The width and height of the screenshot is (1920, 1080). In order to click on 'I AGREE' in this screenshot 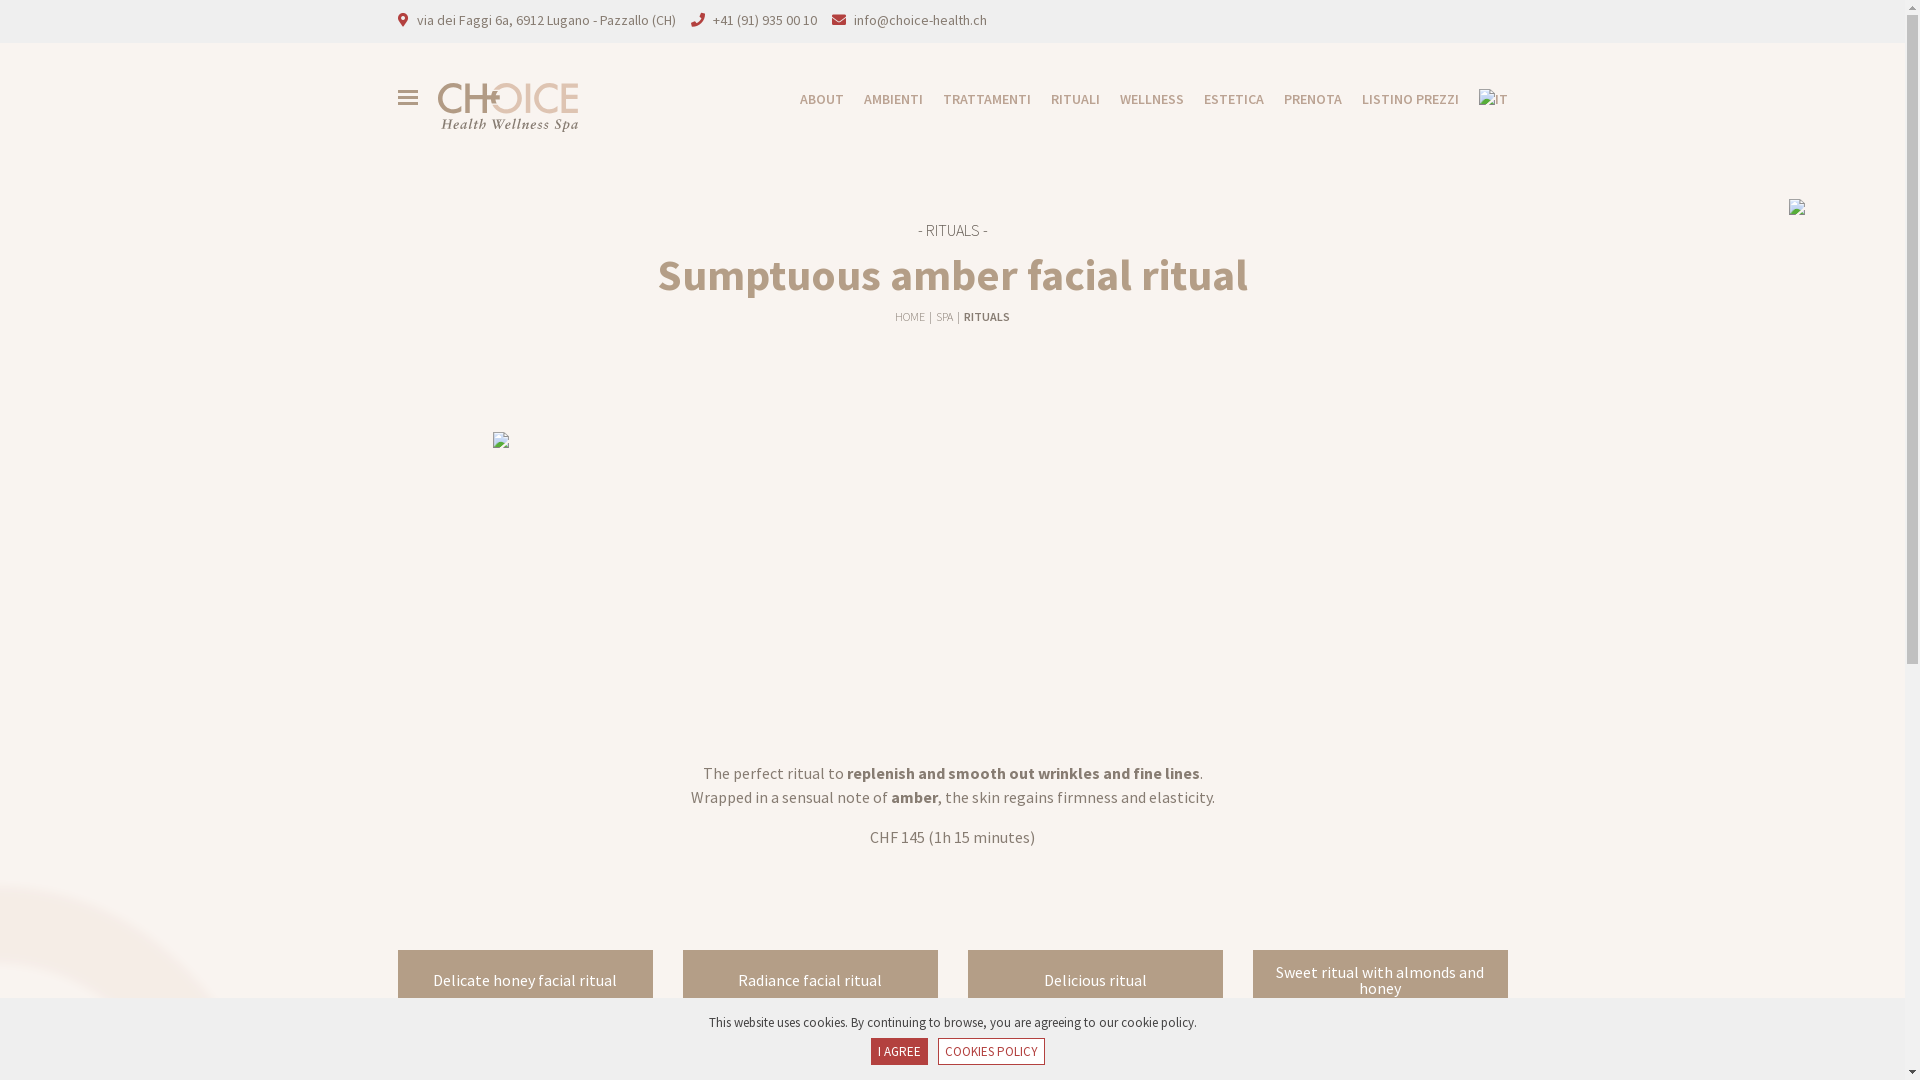, I will do `click(897, 1051)`.